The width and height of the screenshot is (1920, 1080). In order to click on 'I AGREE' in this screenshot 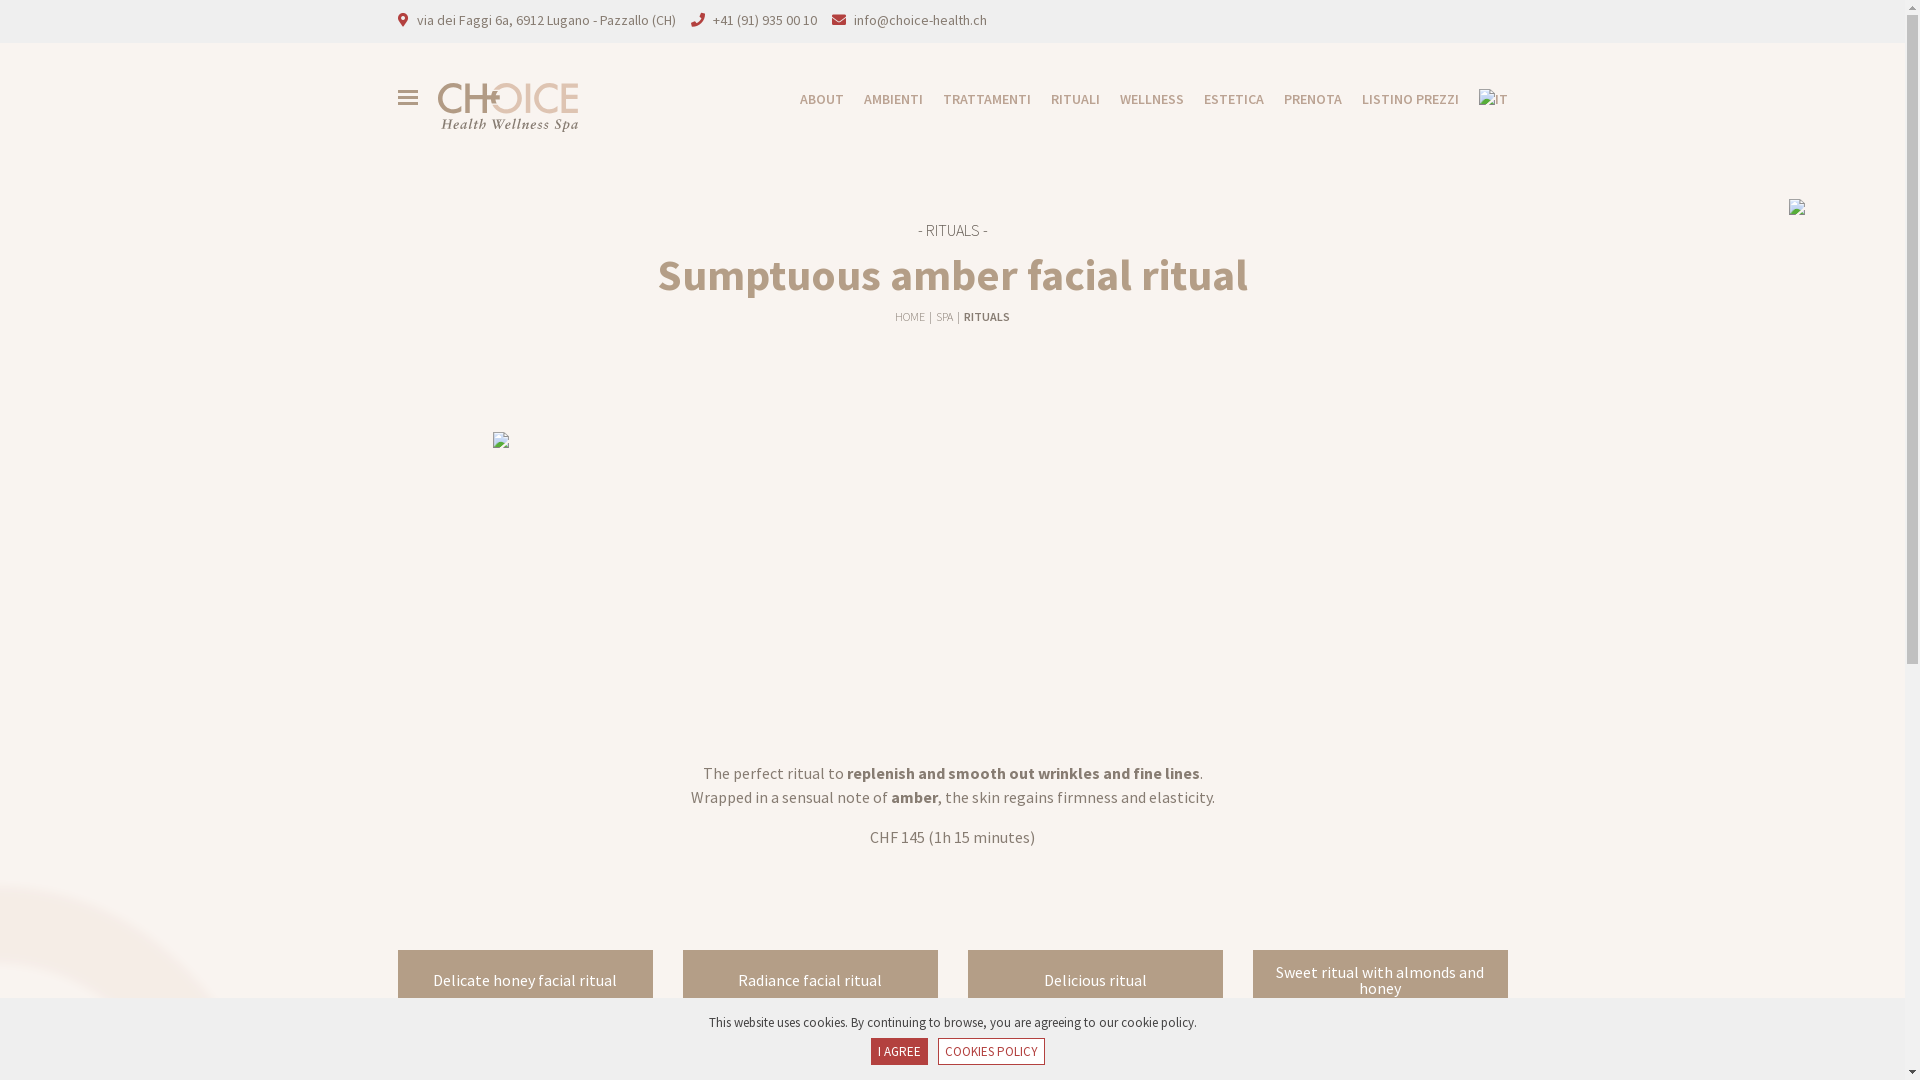, I will do `click(897, 1051)`.